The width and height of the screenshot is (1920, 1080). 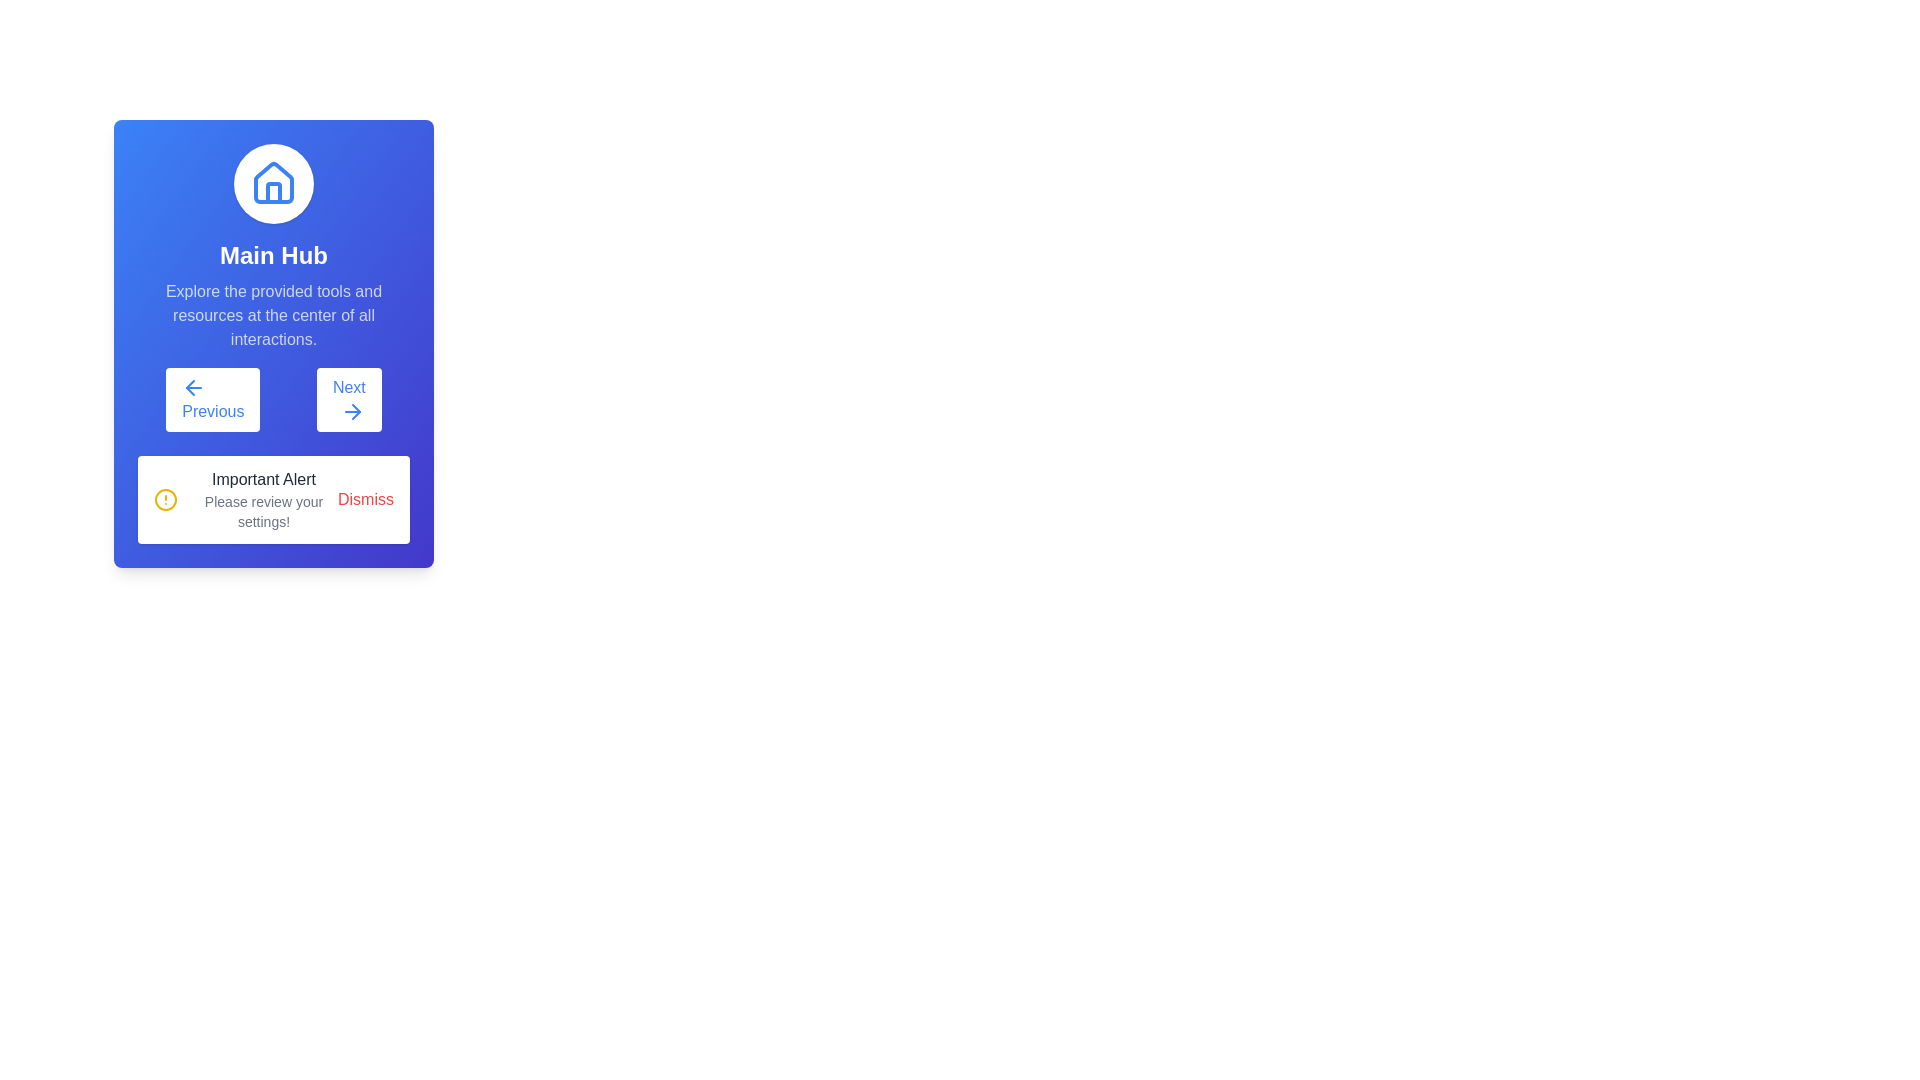 What do you see at coordinates (272, 342) in the screenshot?
I see `informational text from the 'Main Hub' panel which includes the title, subtitle, and alert message` at bounding box center [272, 342].